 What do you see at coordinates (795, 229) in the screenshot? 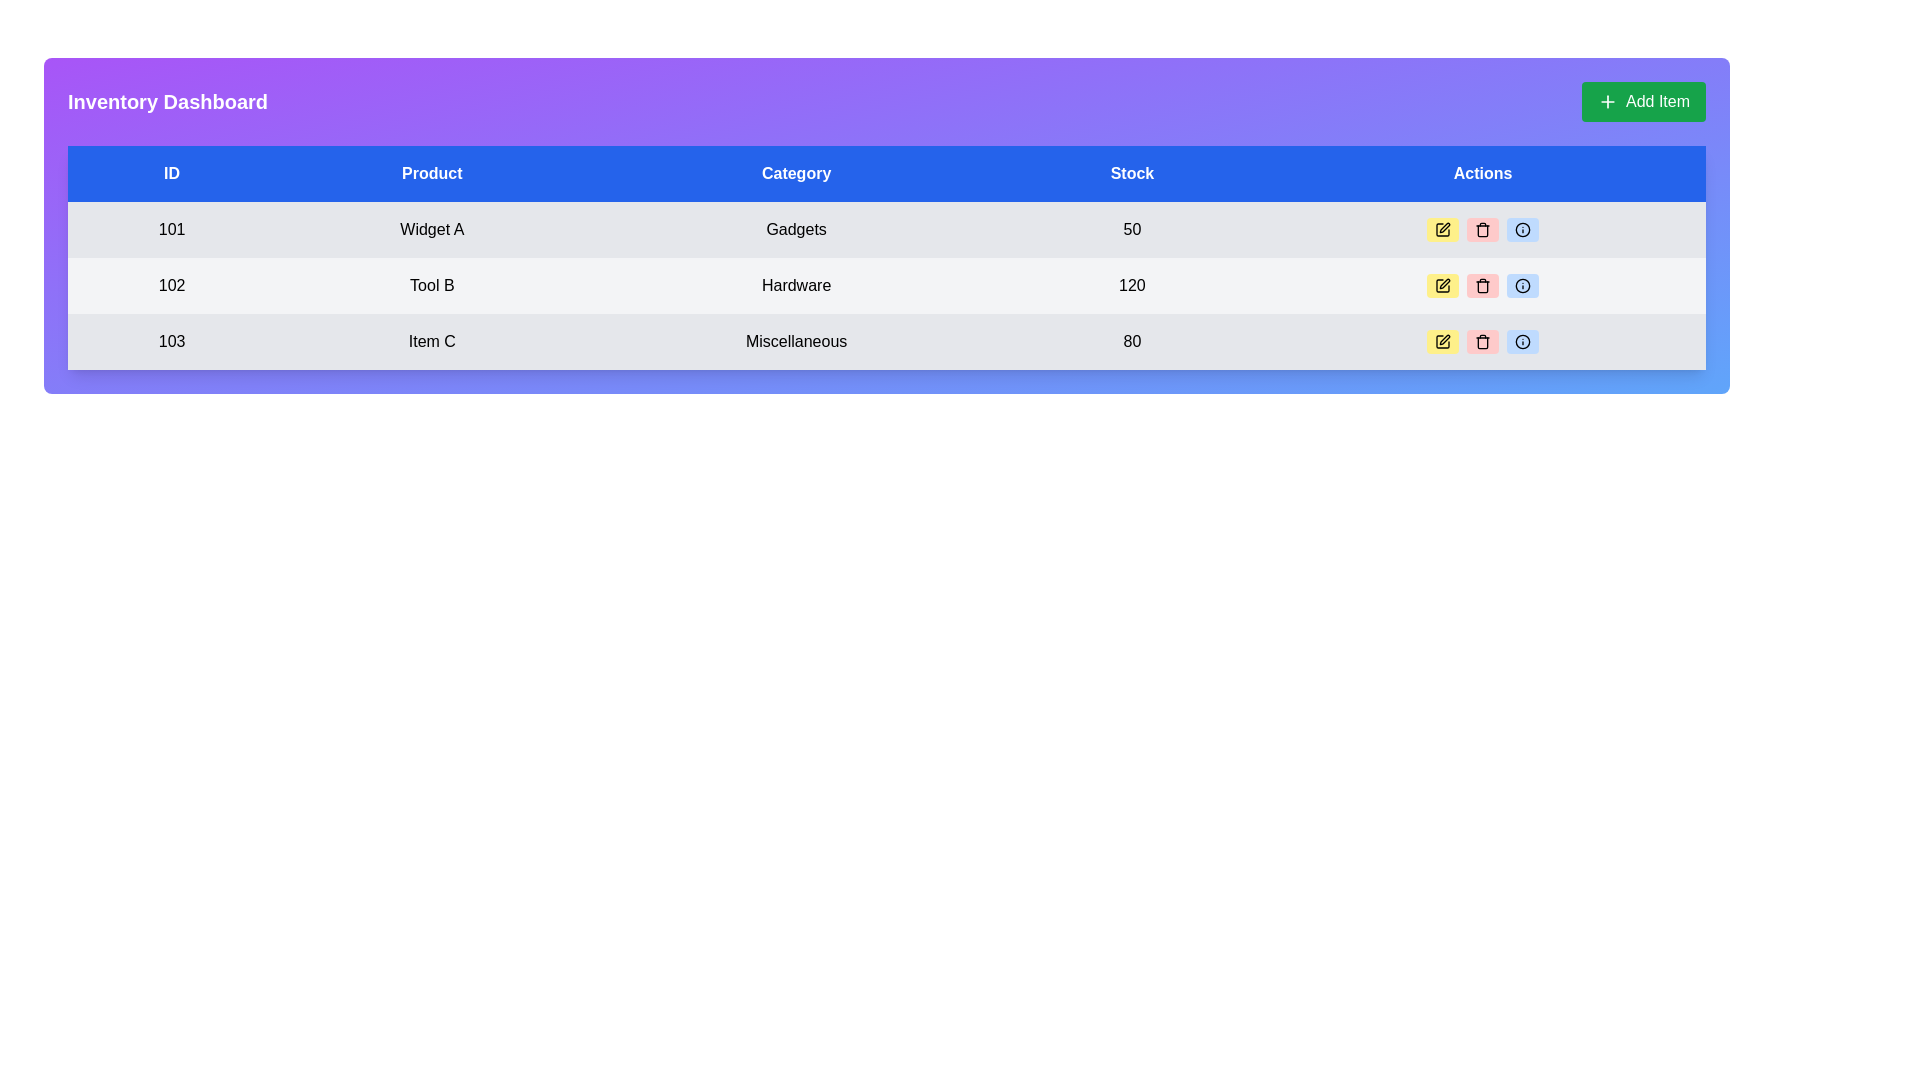
I see `the table cell that contains the text 'Gadgets', located under the 'Category' column in the first row of the data table` at bounding box center [795, 229].